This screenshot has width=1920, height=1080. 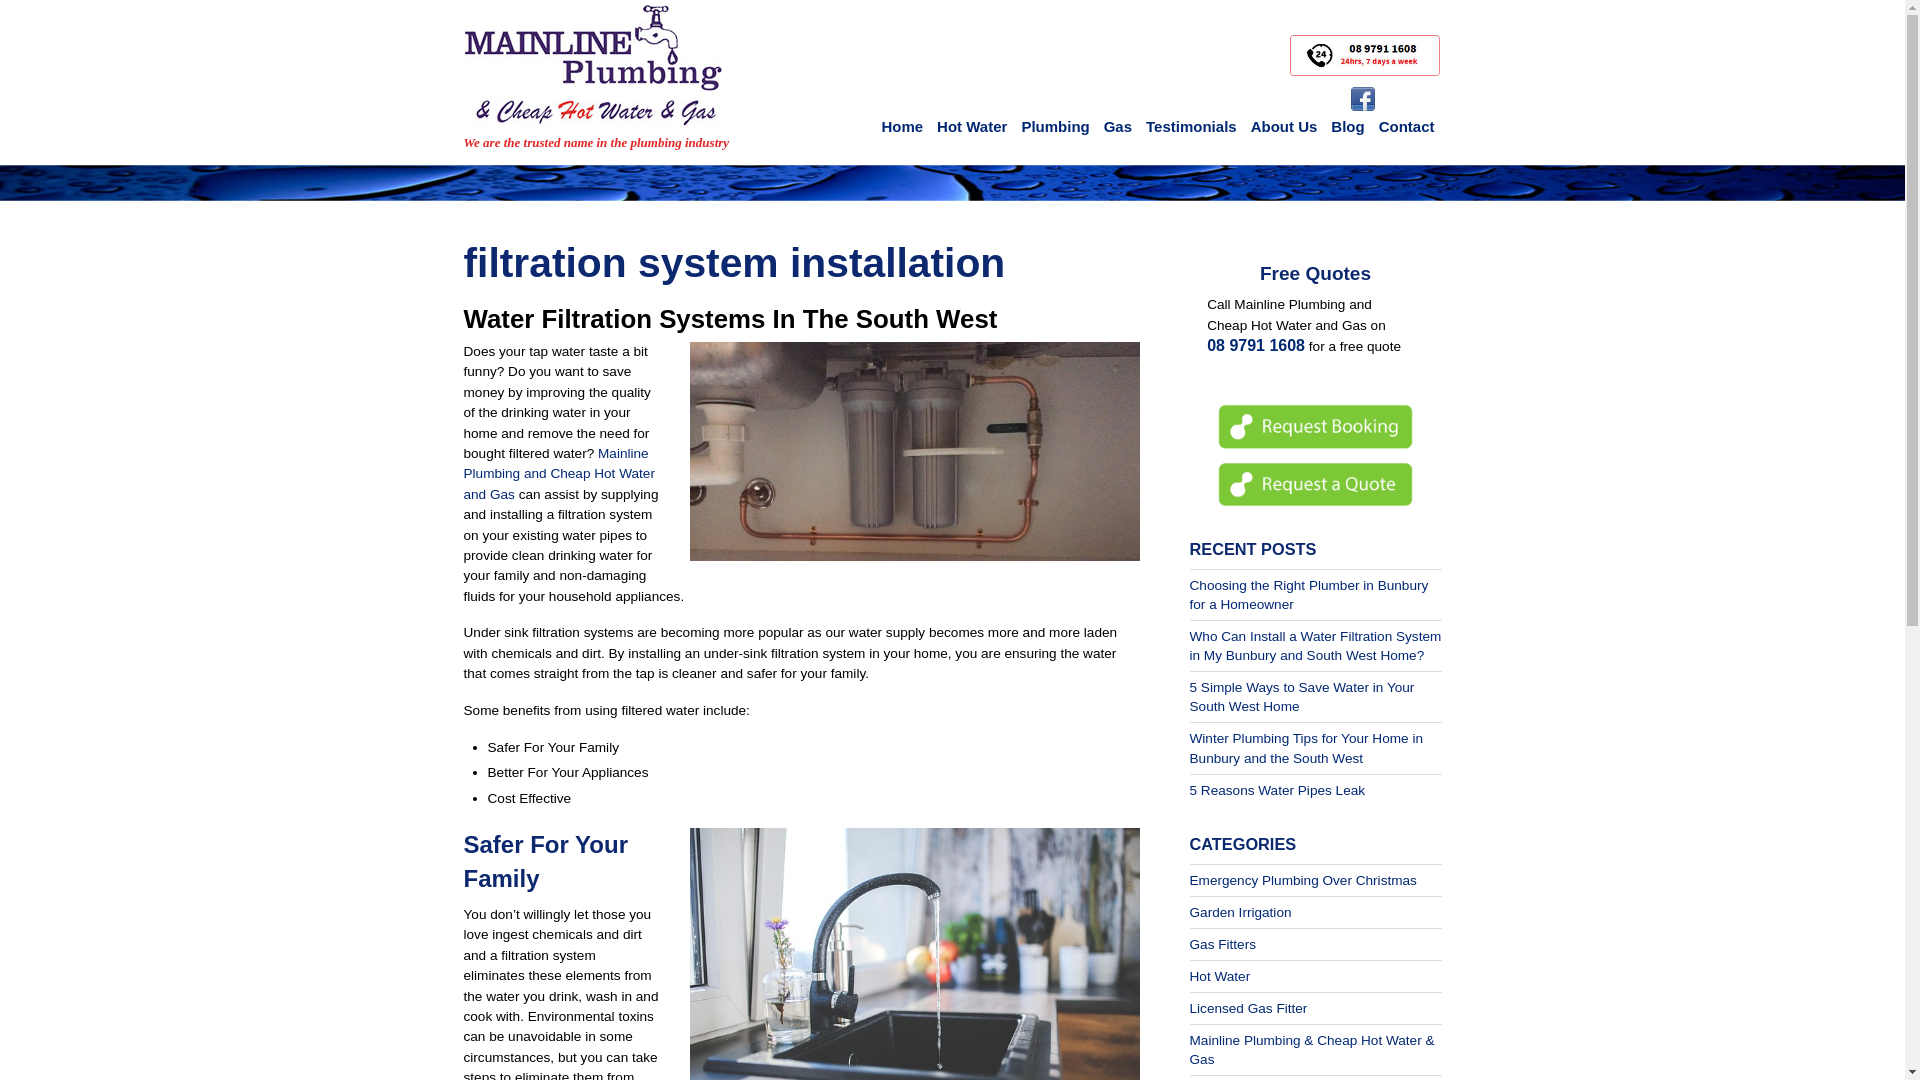 What do you see at coordinates (1222, 944) in the screenshot?
I see `'Gas Fitters'` at bounding box center [1222, 944].